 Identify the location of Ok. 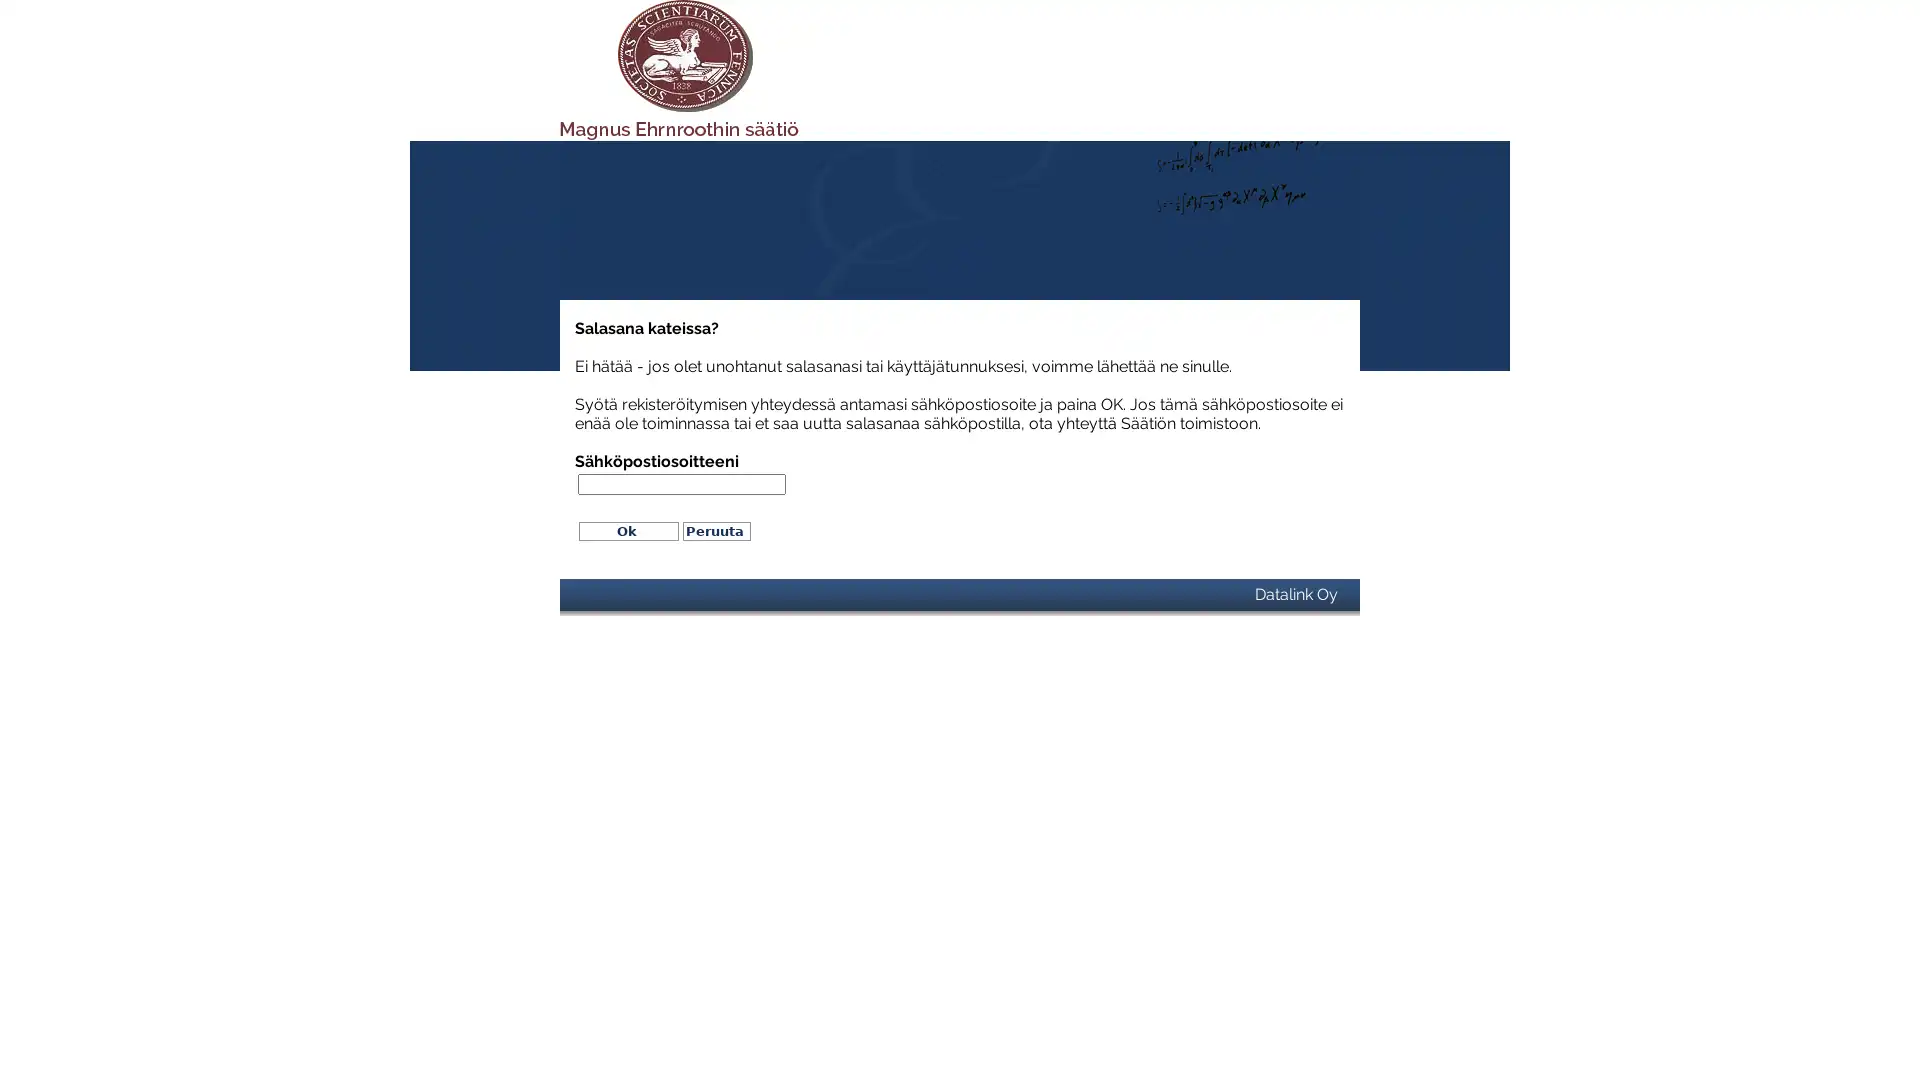
(627, 530).